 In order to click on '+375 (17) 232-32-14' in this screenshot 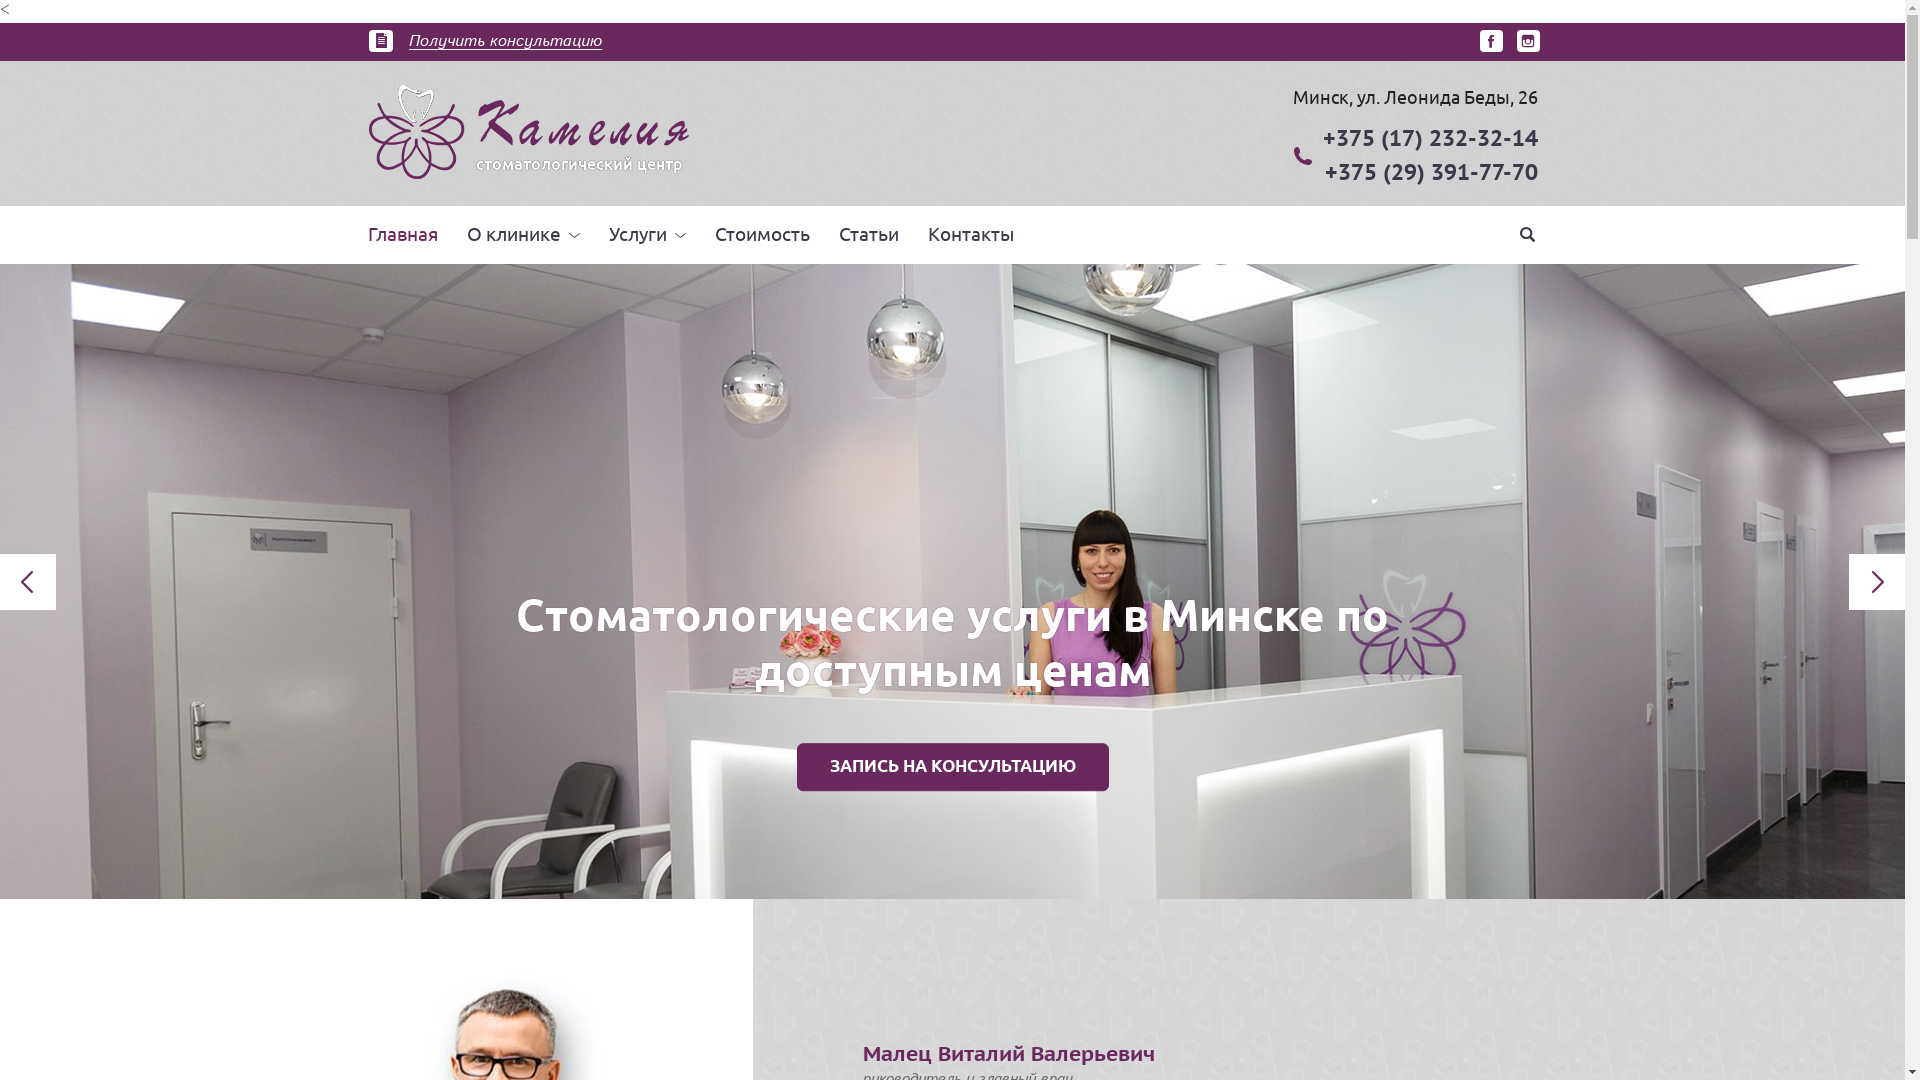, I will do `click(1428, 137)`.